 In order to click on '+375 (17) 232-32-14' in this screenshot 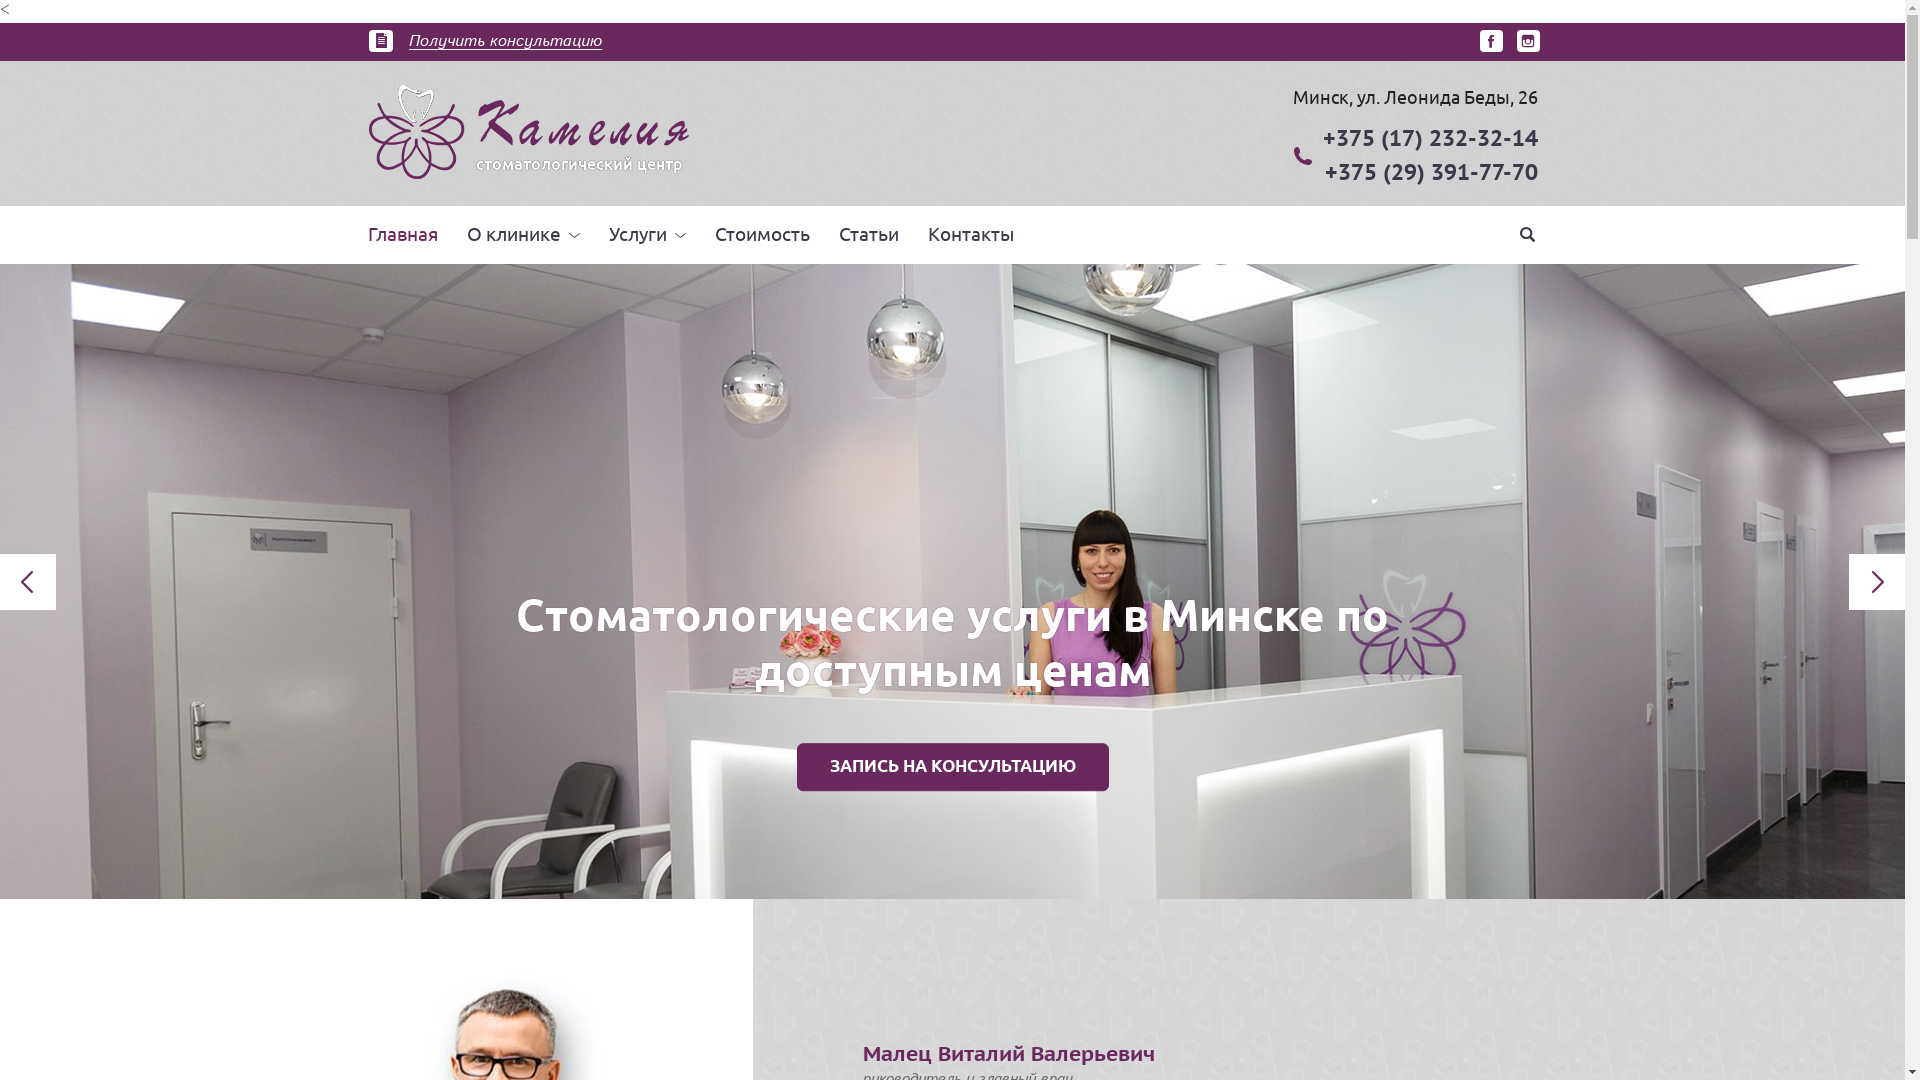, I will do `click(1428, 137)`.